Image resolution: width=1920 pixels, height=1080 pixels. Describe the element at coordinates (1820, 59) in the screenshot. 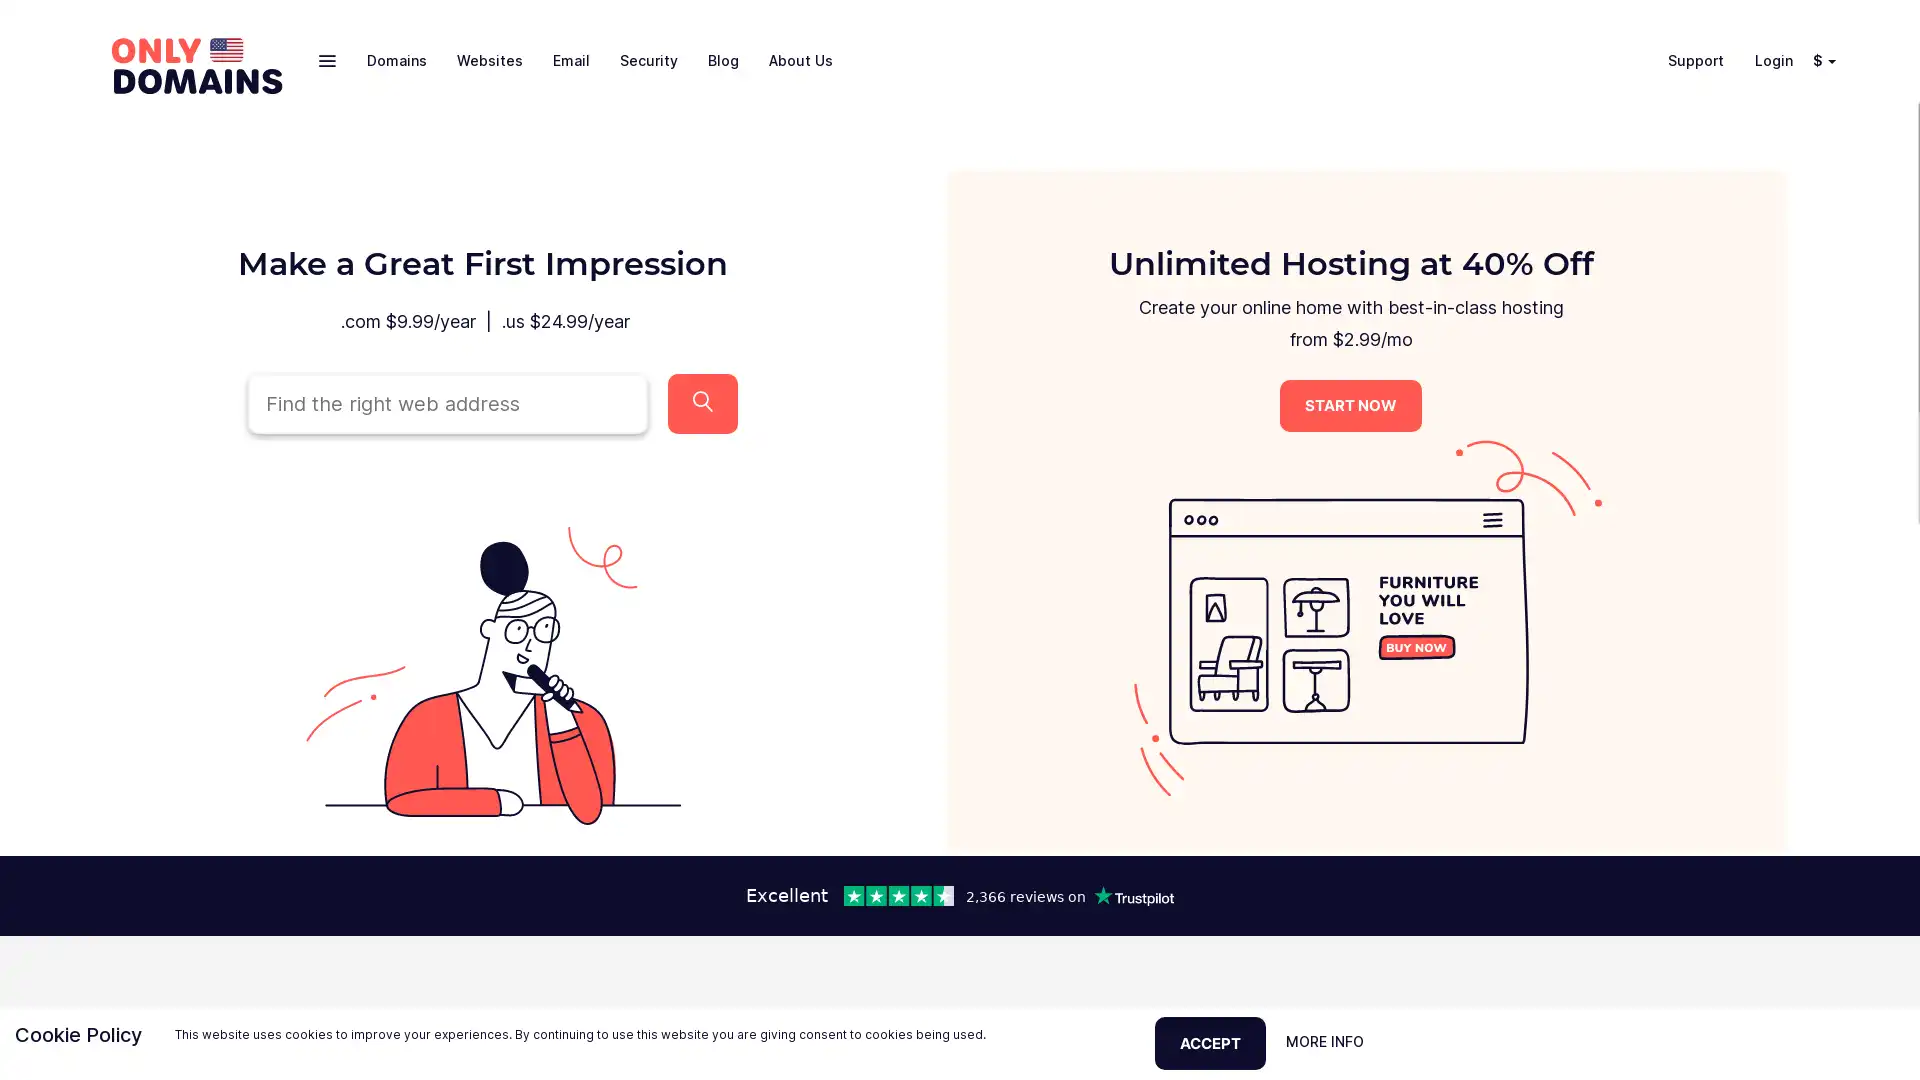

I see `$` at that location.